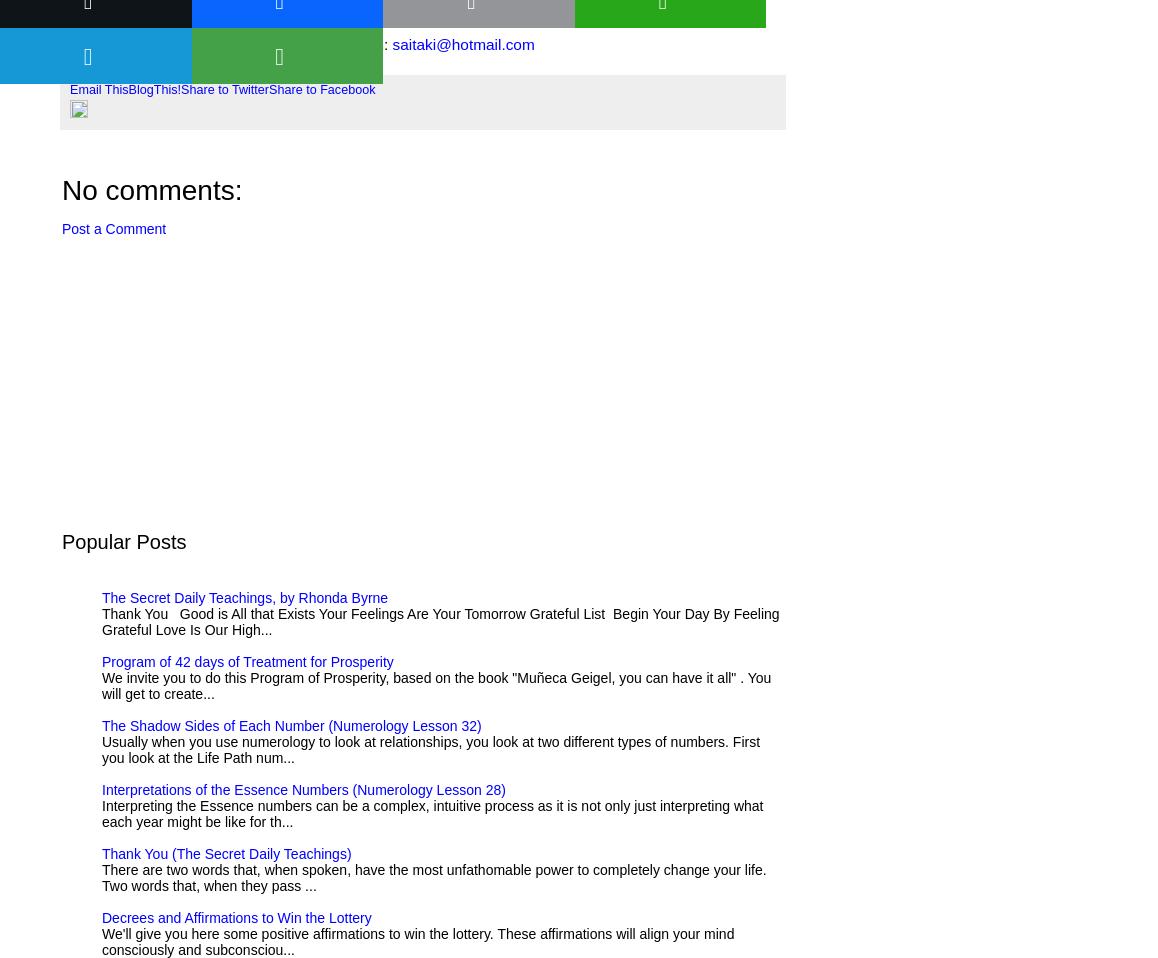 The image size is (1158, 958). What do you see at coordinates (434, 877) in the screenshot?
I see `'There are two words that, when spoken, have the most unfathomable power to completely change your life.   Two words that, when they pass ...'` at bounding box center [434, 877].